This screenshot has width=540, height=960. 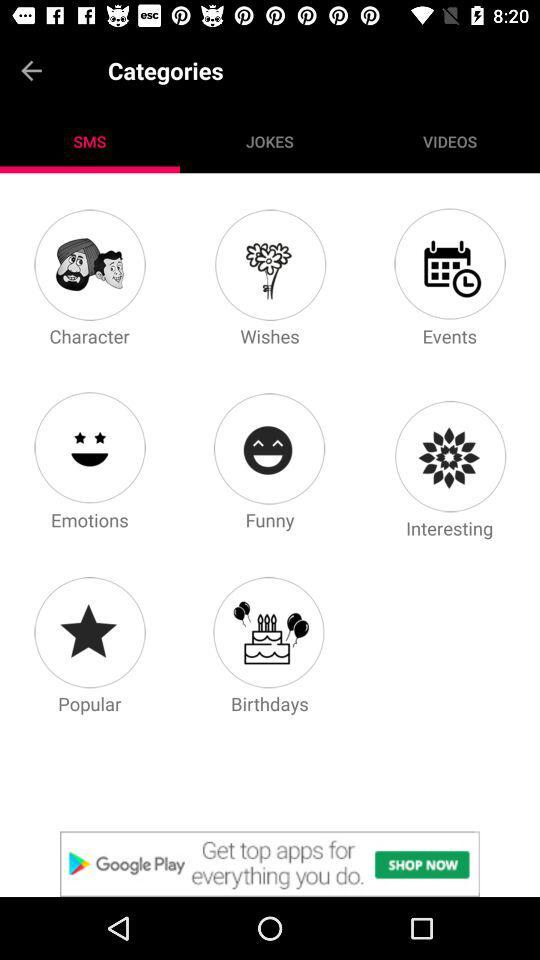 What do you see at coordinates (269, 263) in the screenshot?
I see `page` at bounding box center [269, 263].